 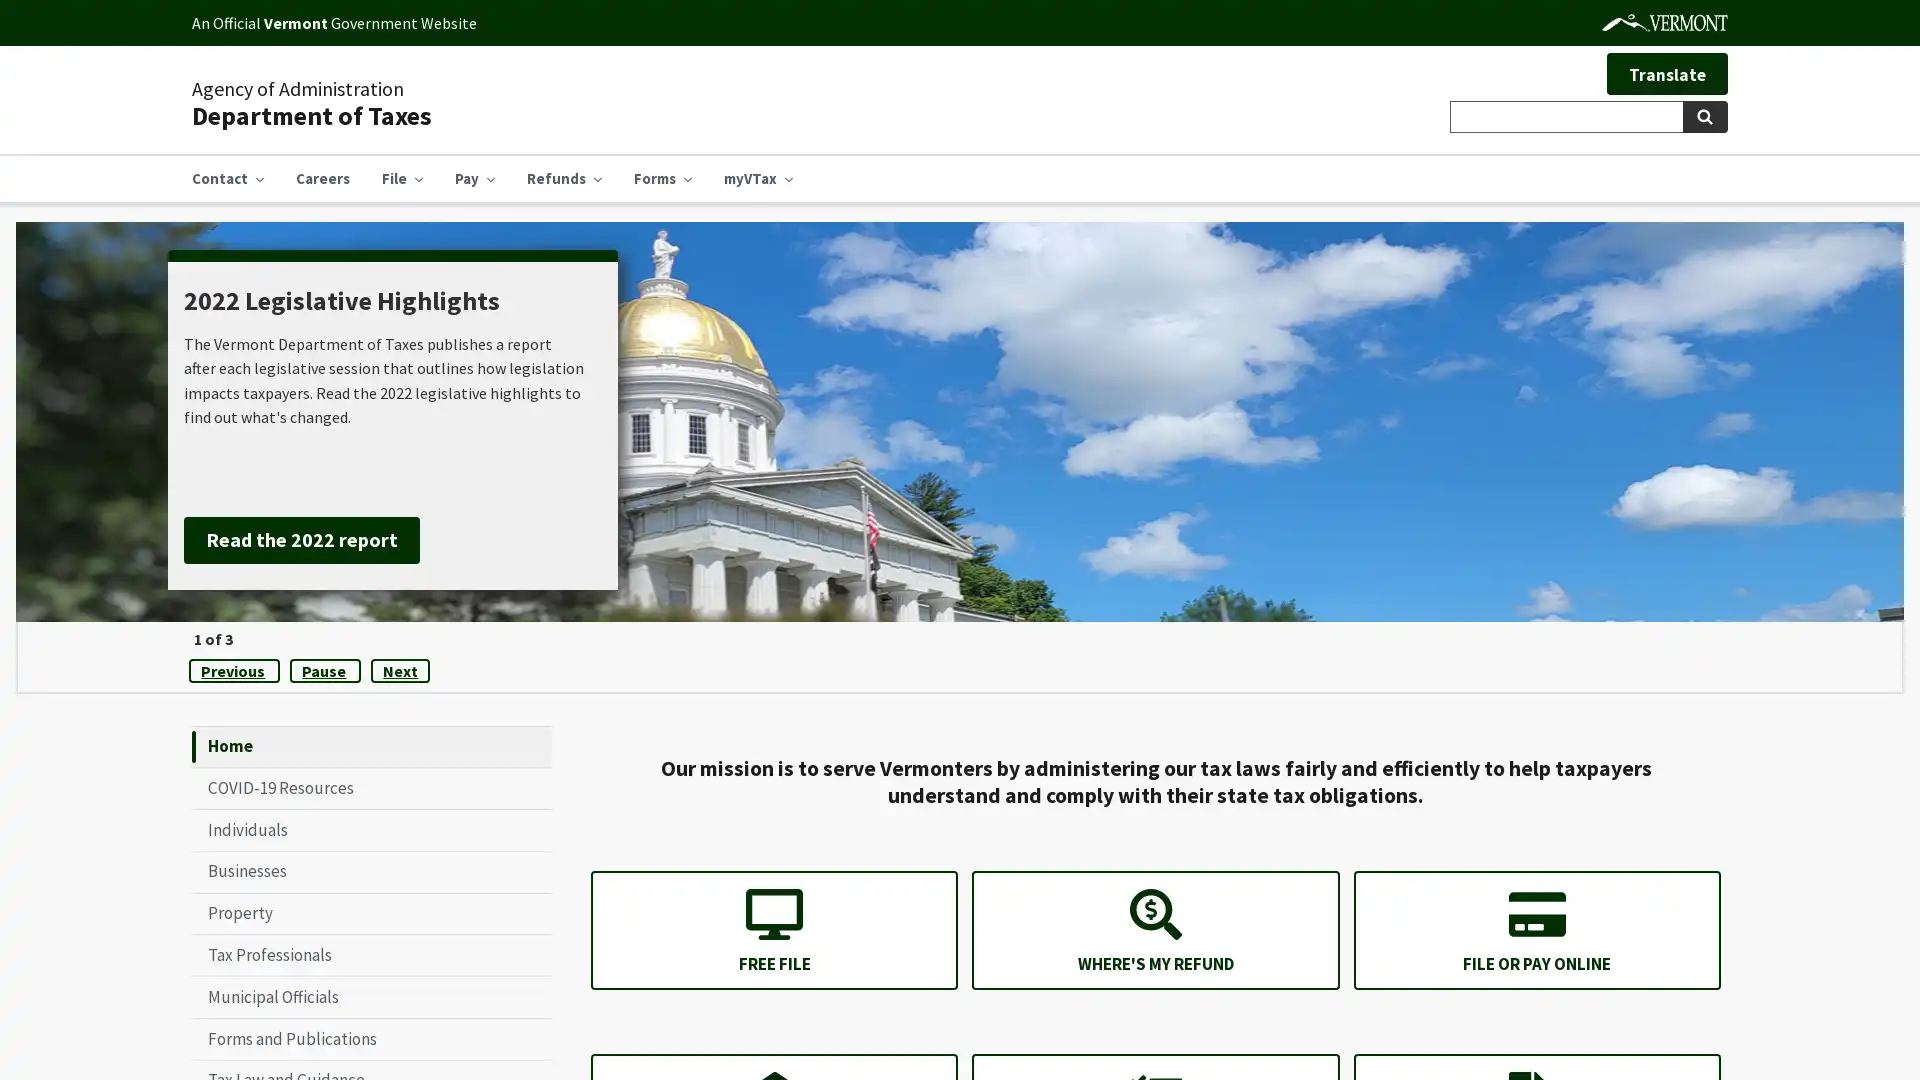 I want to click on File, so click(x=401, y=176).